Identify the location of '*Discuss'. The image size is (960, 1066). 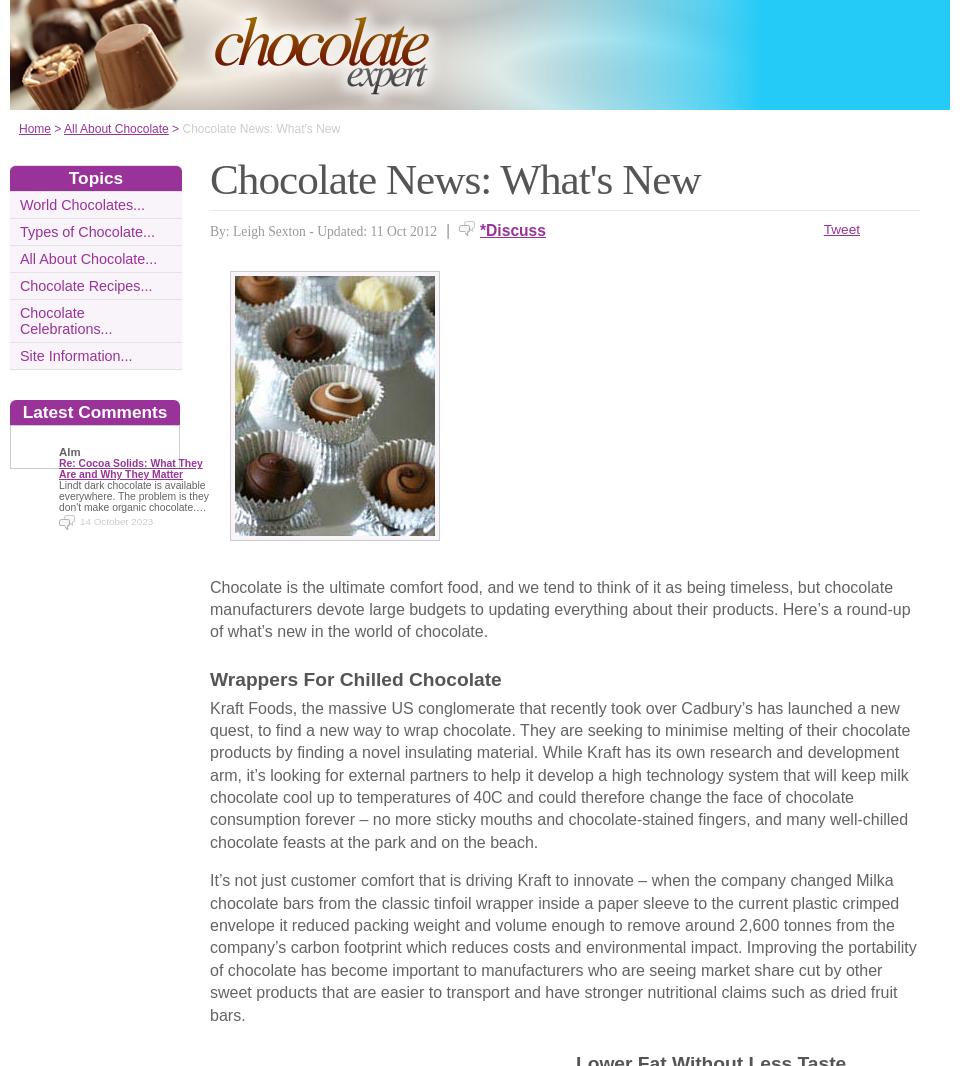
(511, 229).